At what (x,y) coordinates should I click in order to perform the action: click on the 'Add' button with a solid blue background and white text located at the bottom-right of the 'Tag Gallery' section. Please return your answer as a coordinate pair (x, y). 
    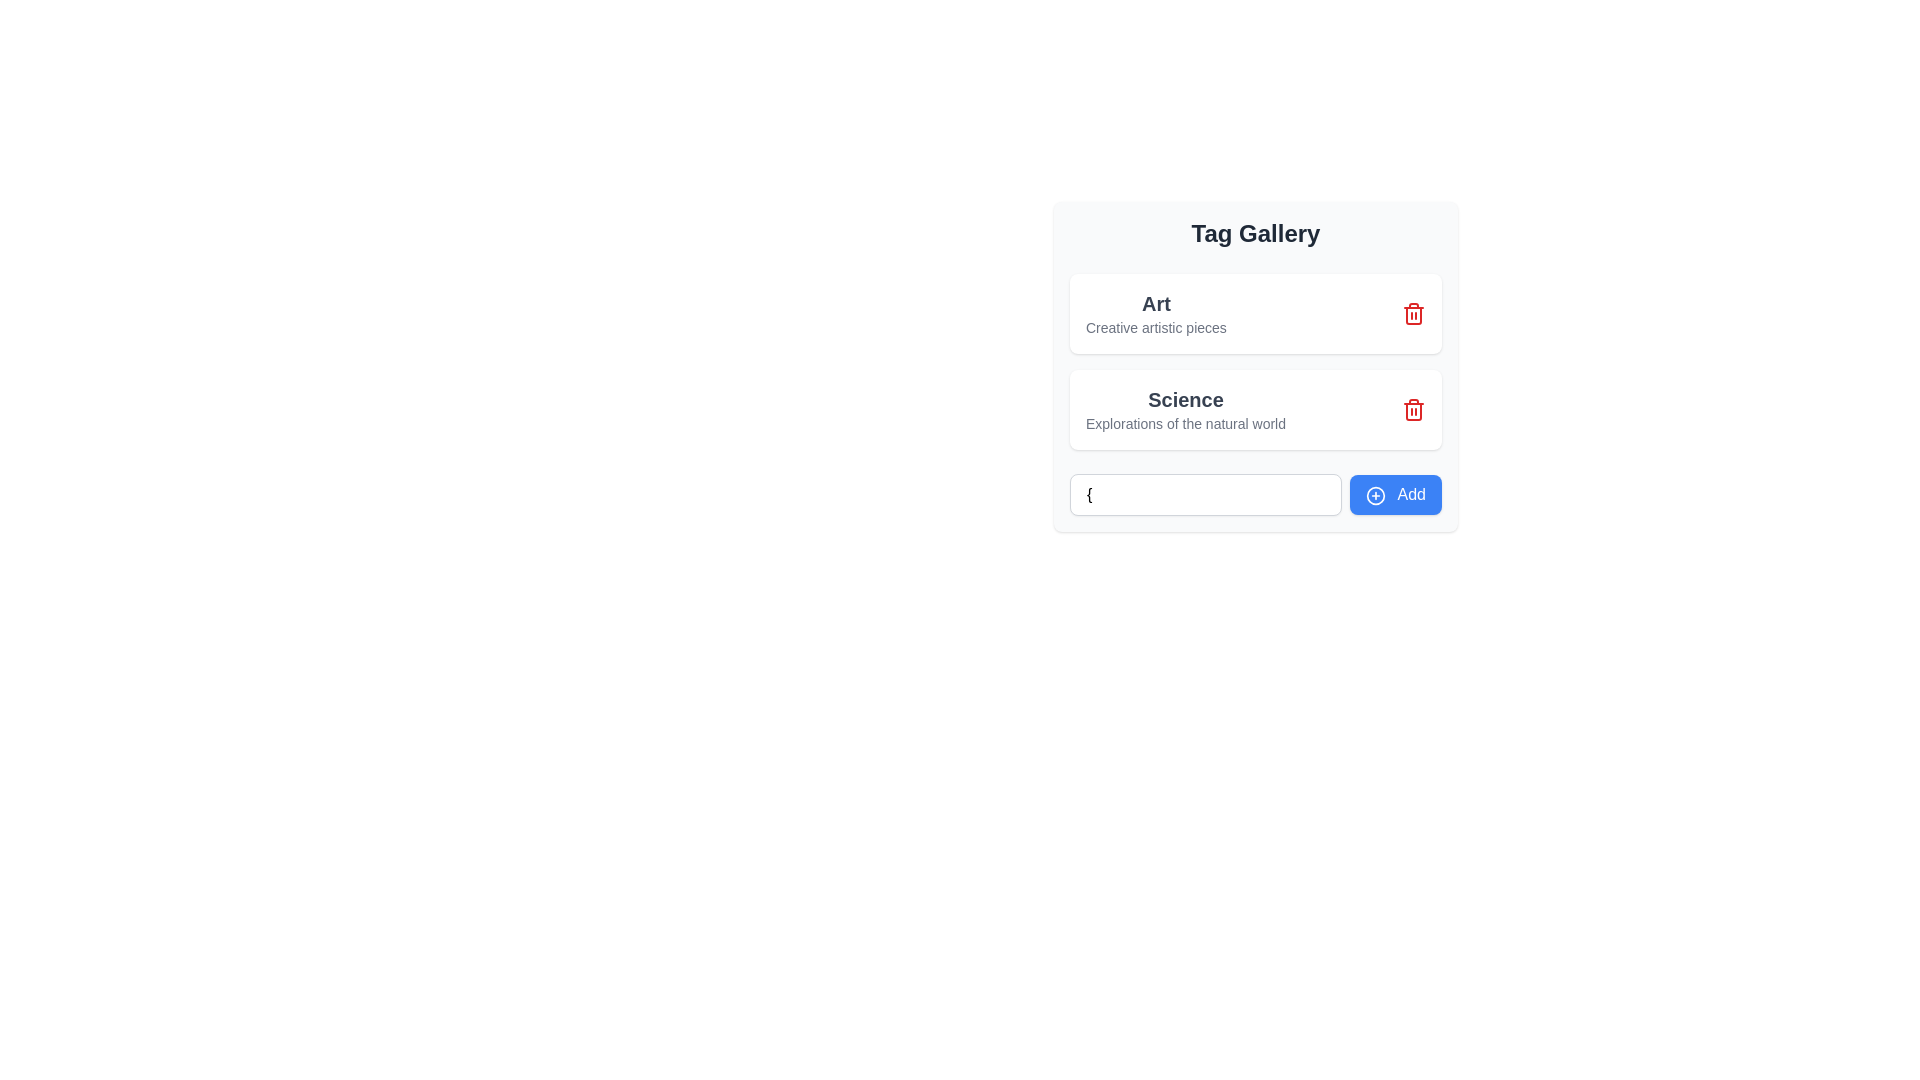
    Looking at the image, I should click on (1395, 494).